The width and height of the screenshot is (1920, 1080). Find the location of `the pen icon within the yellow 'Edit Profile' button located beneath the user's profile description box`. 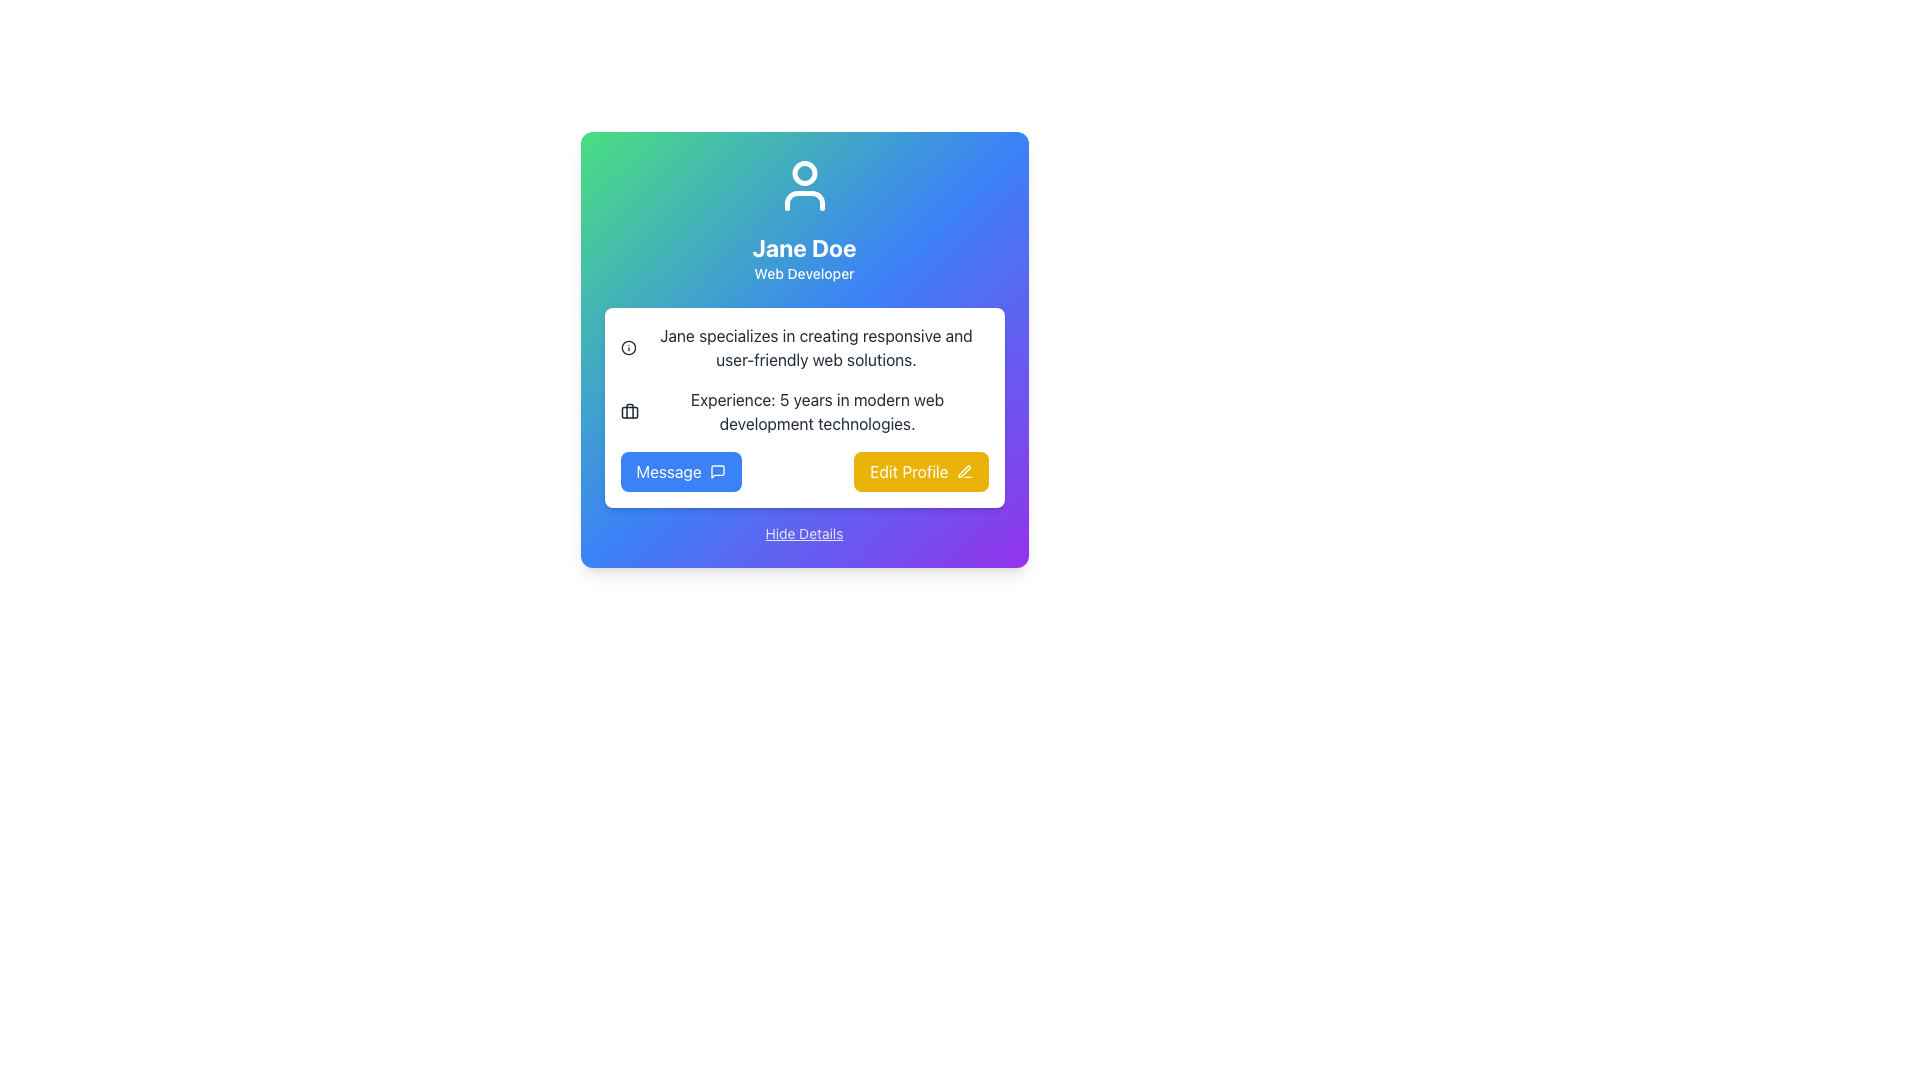

the pen icon within the yellow 'Edit Profile' button located beneath the user's profile description box is located at coordinates (964, 471).